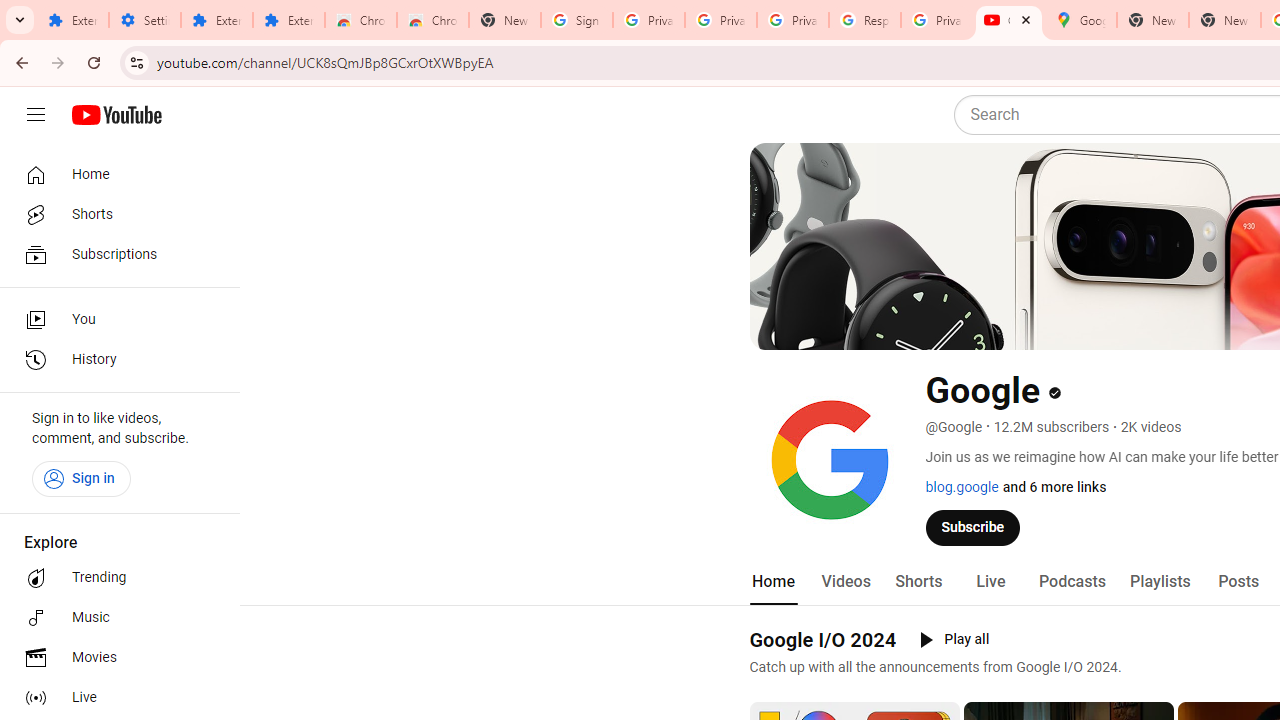 The image size is (1280, 720). I want to click on 'Movies', so click(112, 658).